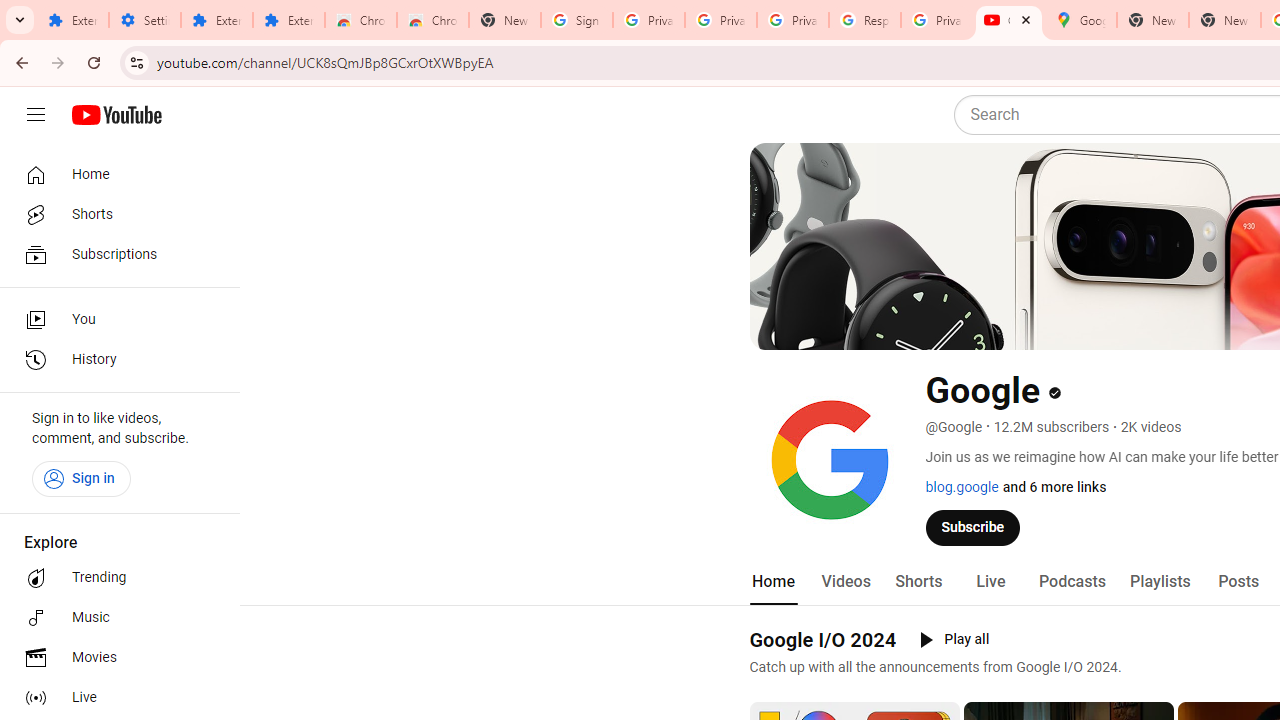 The image size is (1280, 720). I want to click on 'Movies', so click(112, 658).